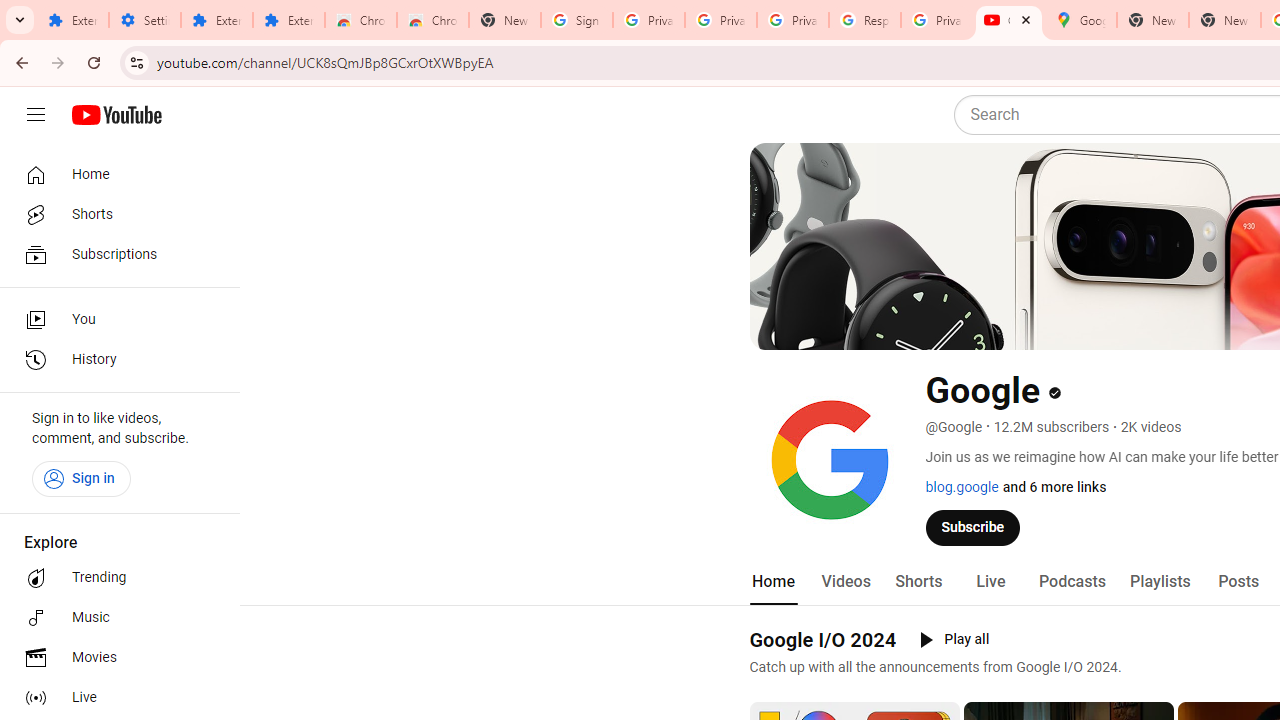 The image size is (1280, 720). I want to click on 'Movies', so click(112, 658).